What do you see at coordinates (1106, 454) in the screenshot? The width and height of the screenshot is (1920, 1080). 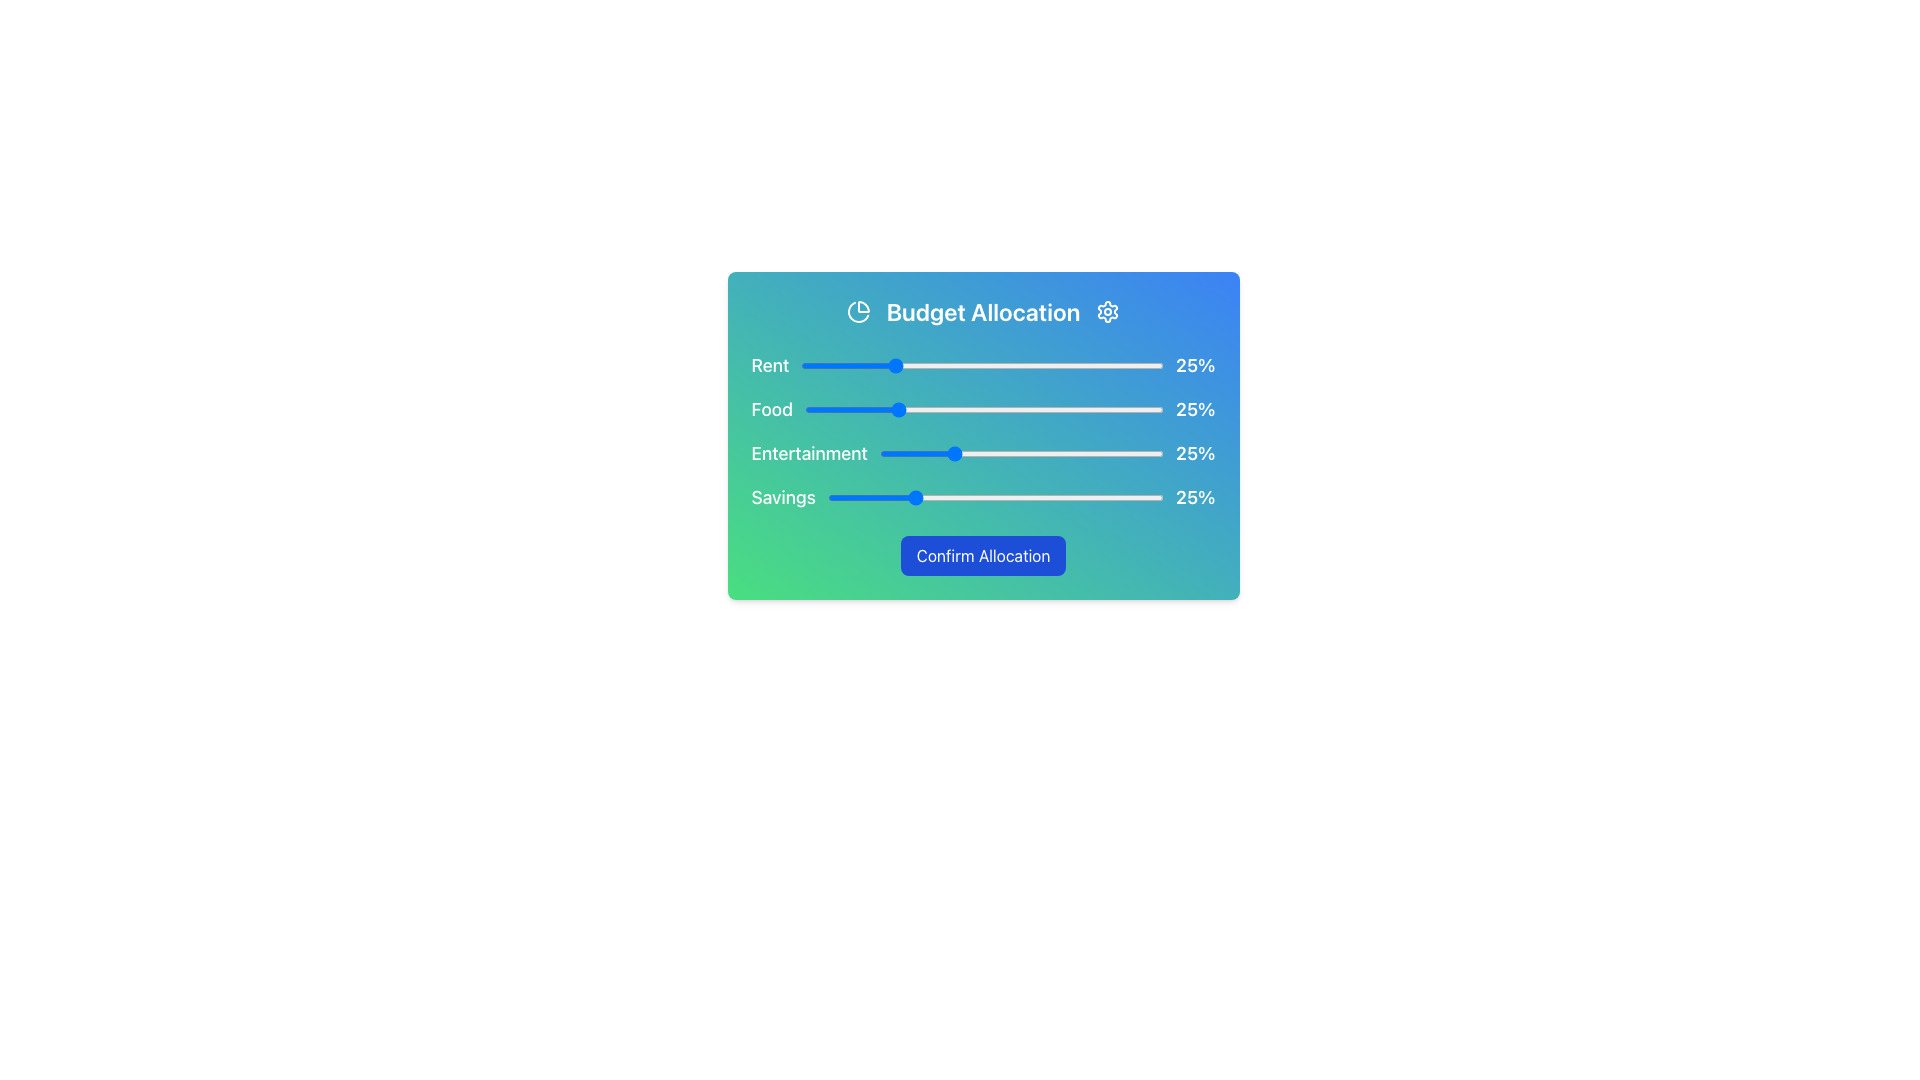 I see `the Entertainment budget percentage` at bounding box center [1106, 454].